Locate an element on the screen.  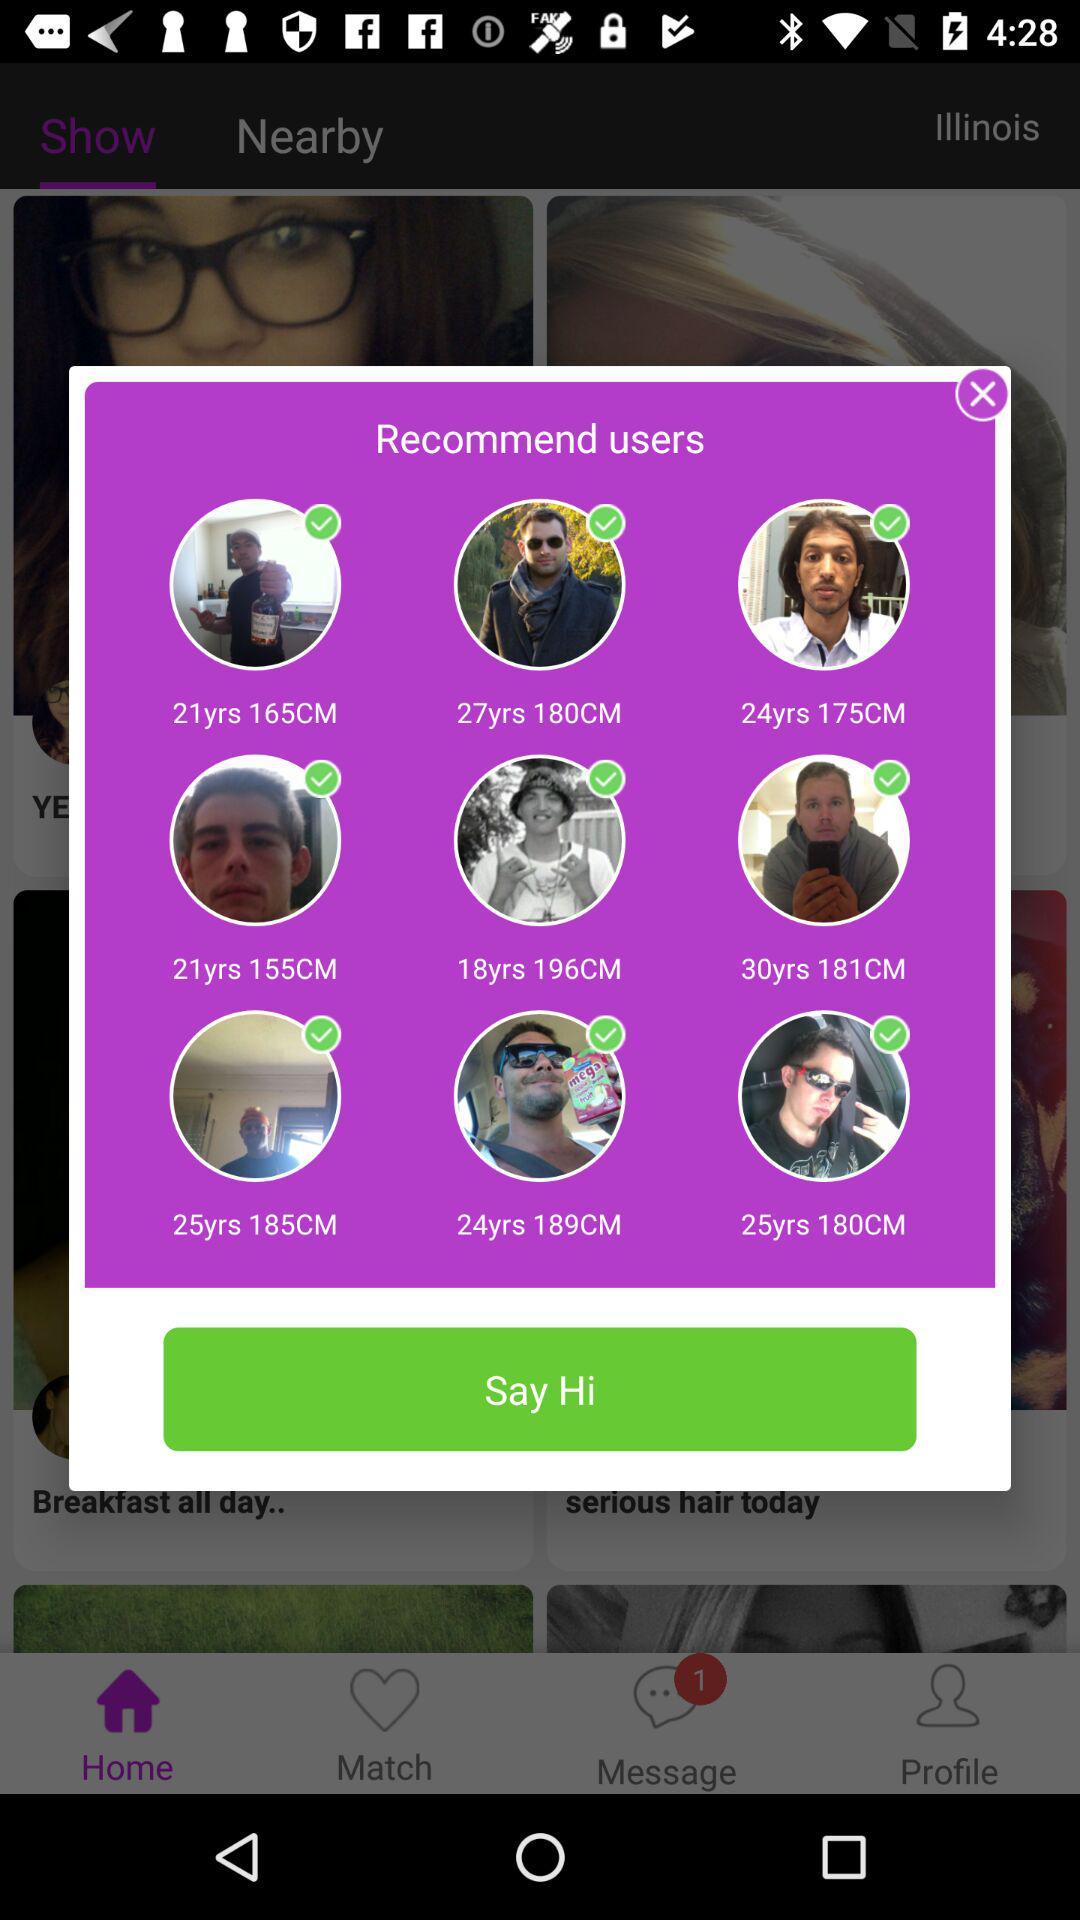
like is located at coordinates (604, 523).